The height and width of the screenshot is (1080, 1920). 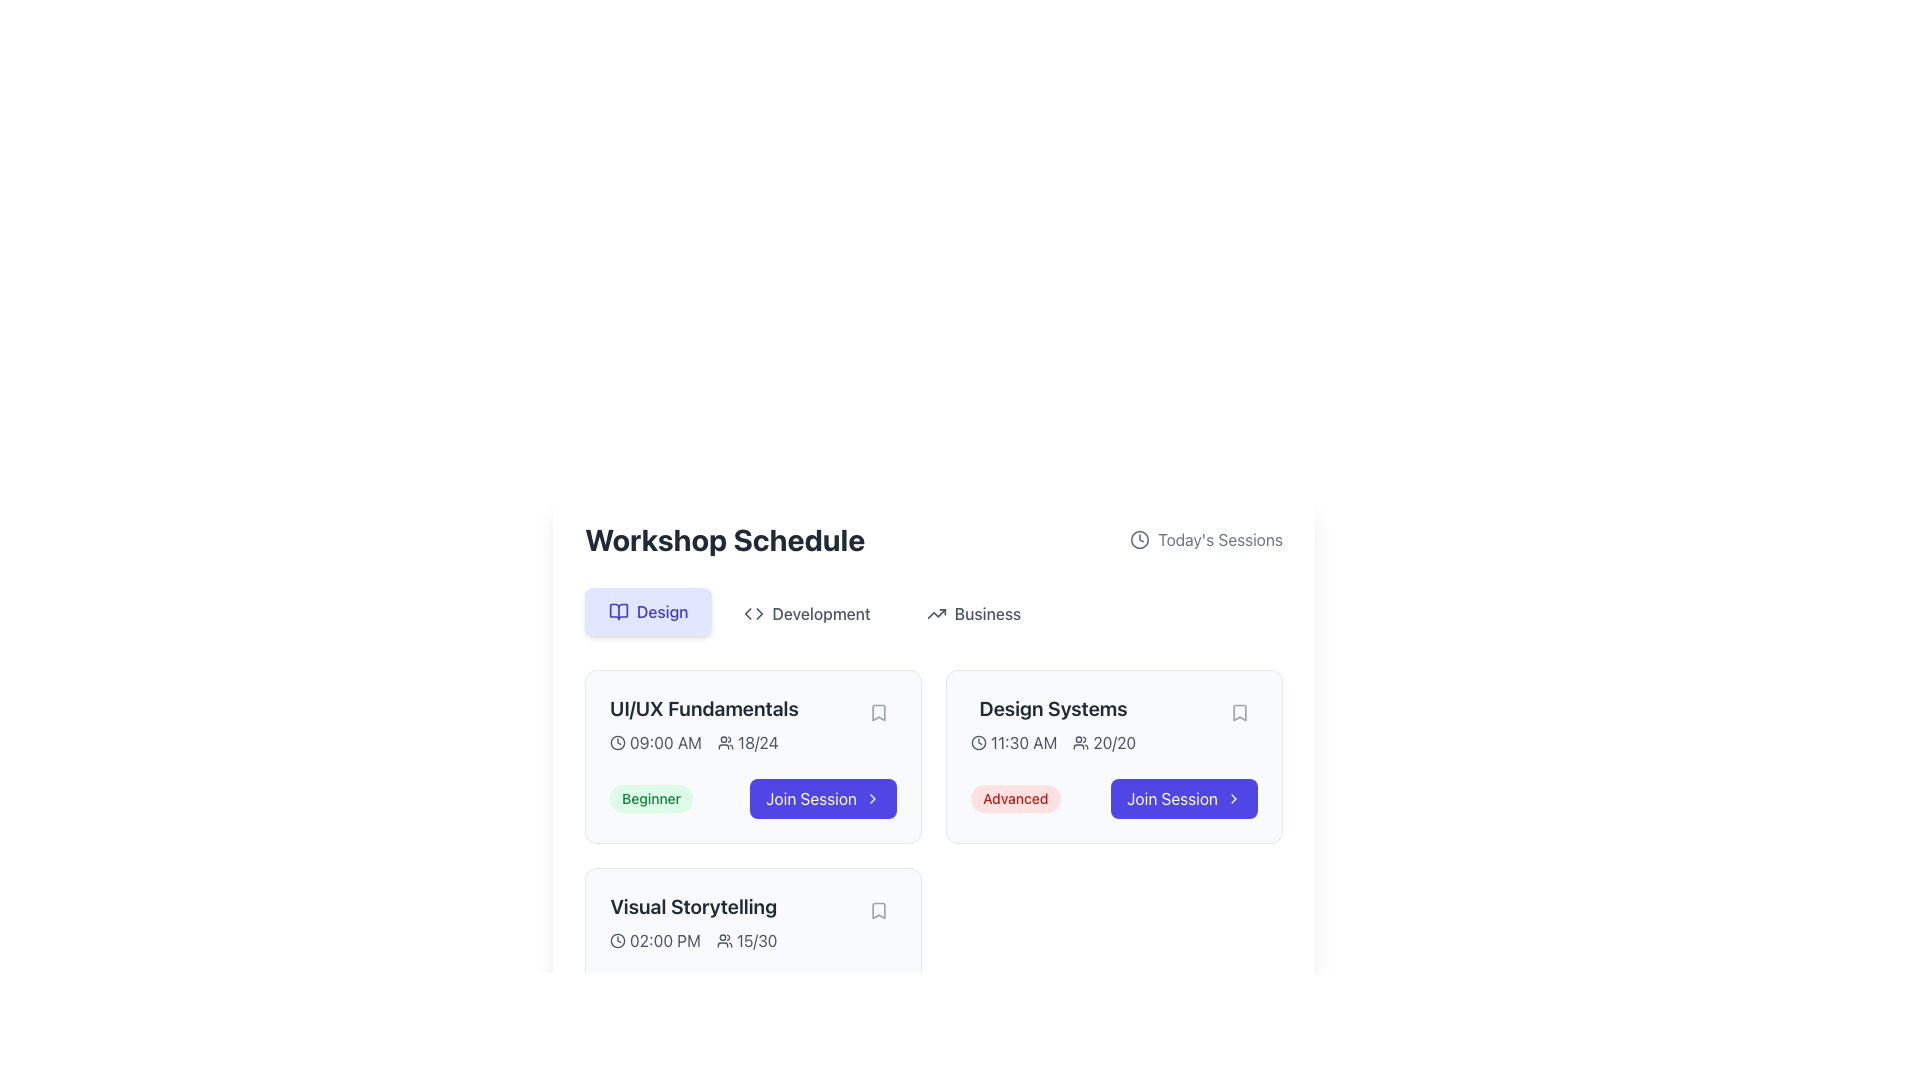 What do you see at coordinates (617, 941) in the screenshot?
I see `the design and placement of the circular clock icon located in the 'Visual Storytelling' subsection of the 'Workshop Schedule' section` at bounding box center [617, 941].